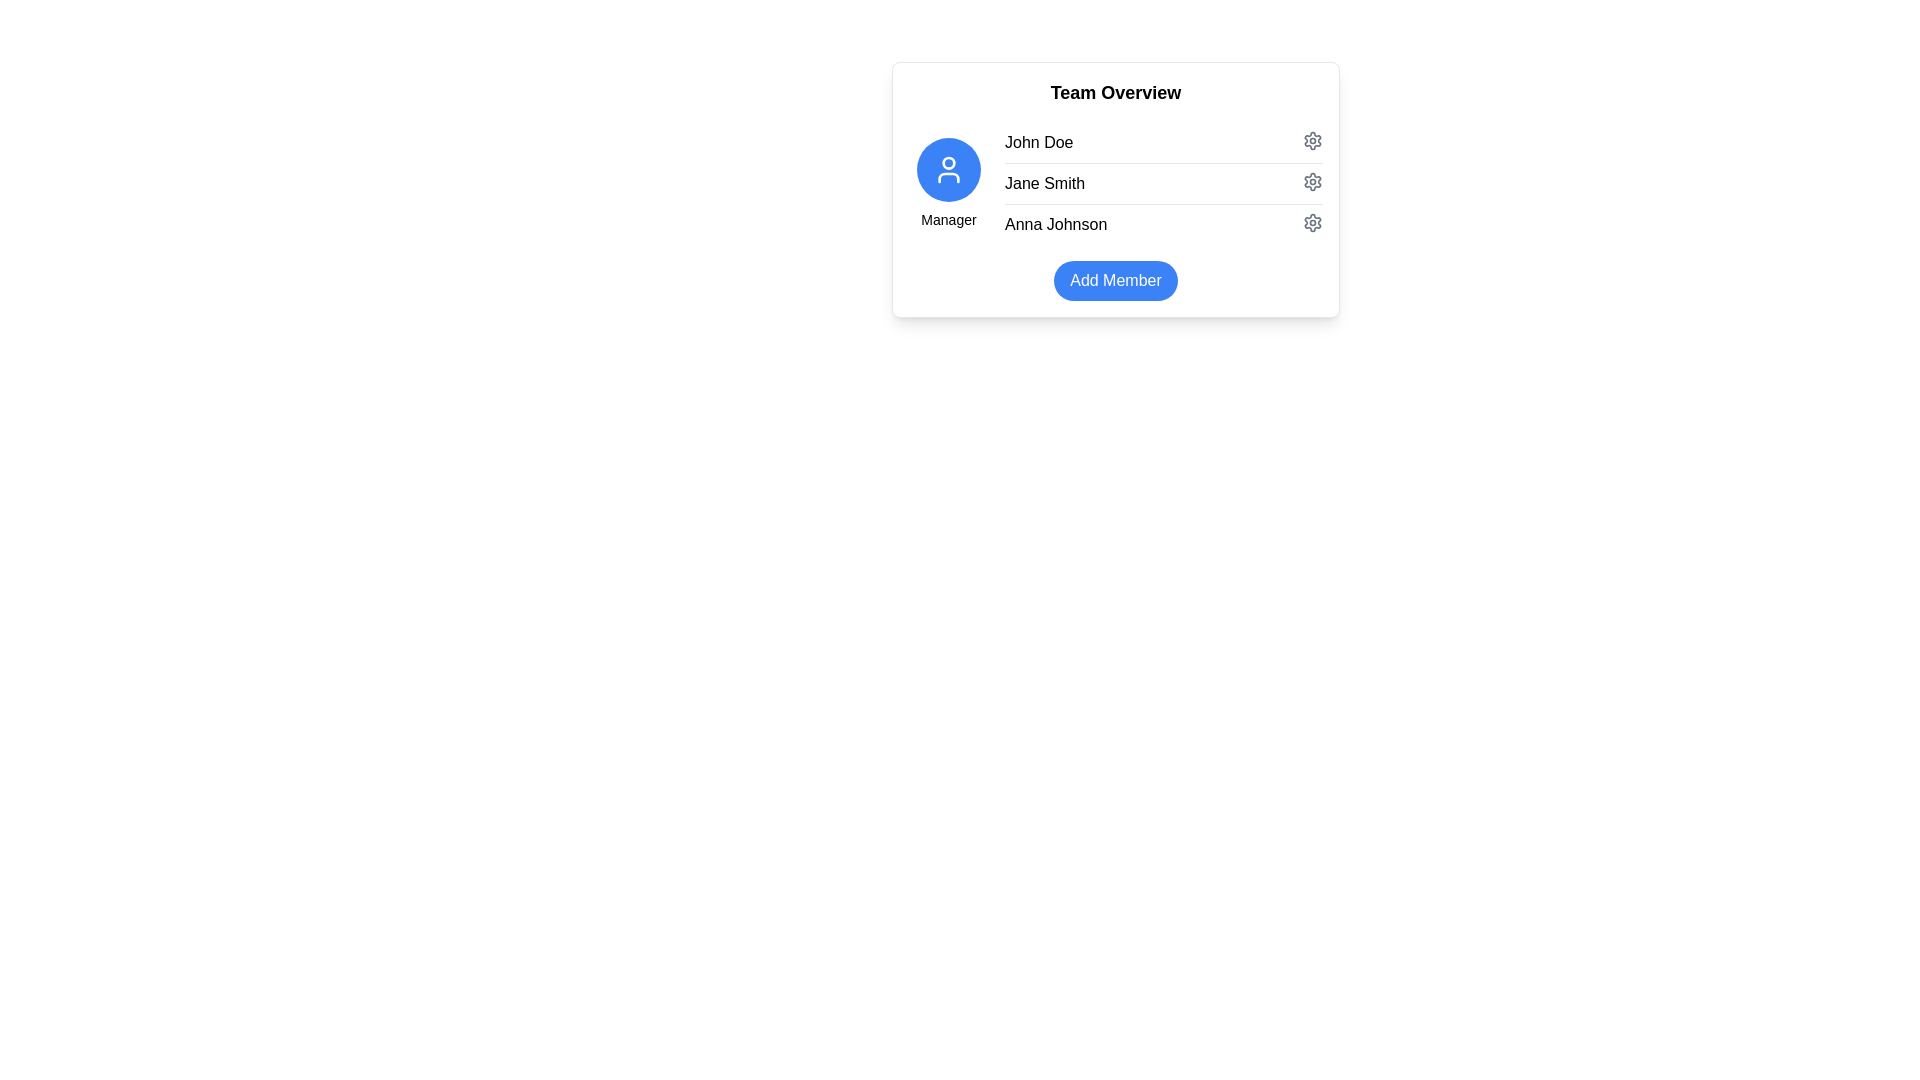  What do you see at coordinates (1313, 223) in the screenshot?
I see `the cogwheel icon next to 'Anna Johnson'` at bounding box center [1313, 223].